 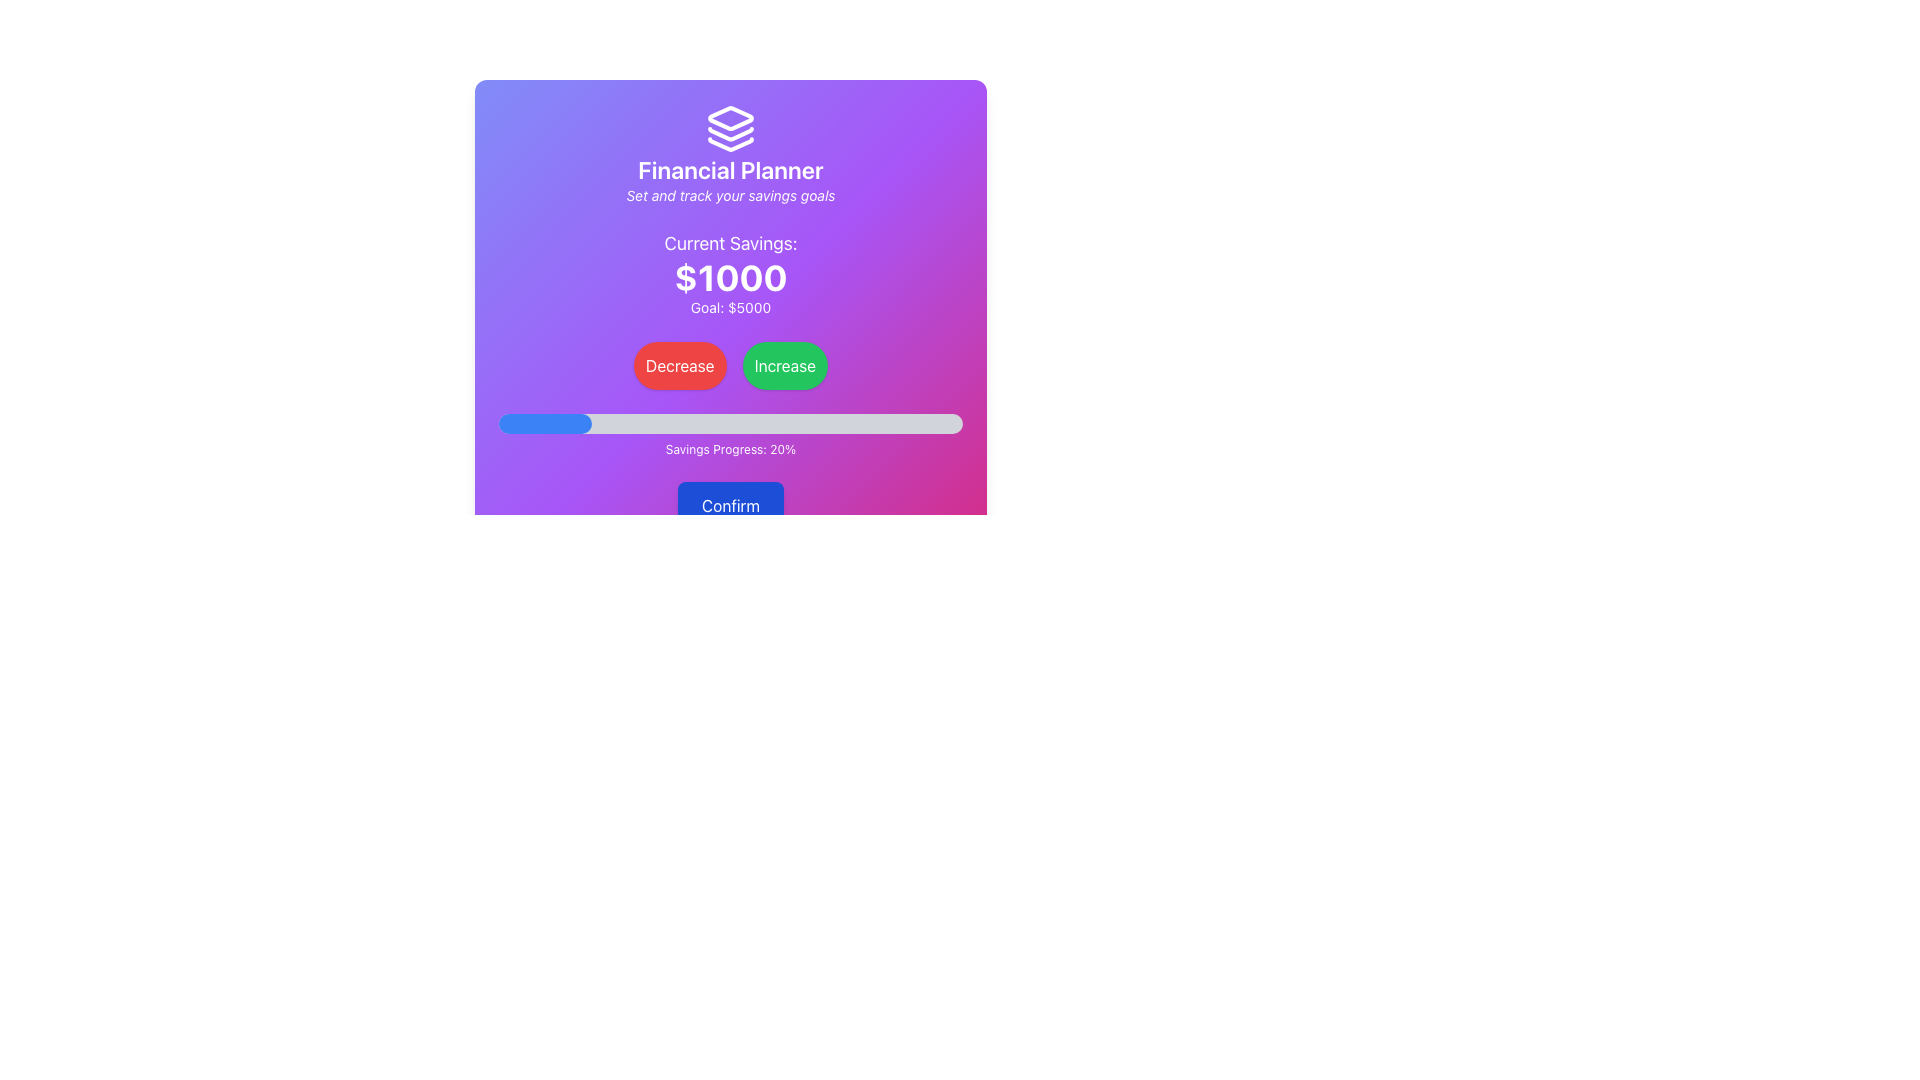 I want to click on the buttons within the Financial Planner component that allows users to adjust their savings amount, so click(x=729, y=342).